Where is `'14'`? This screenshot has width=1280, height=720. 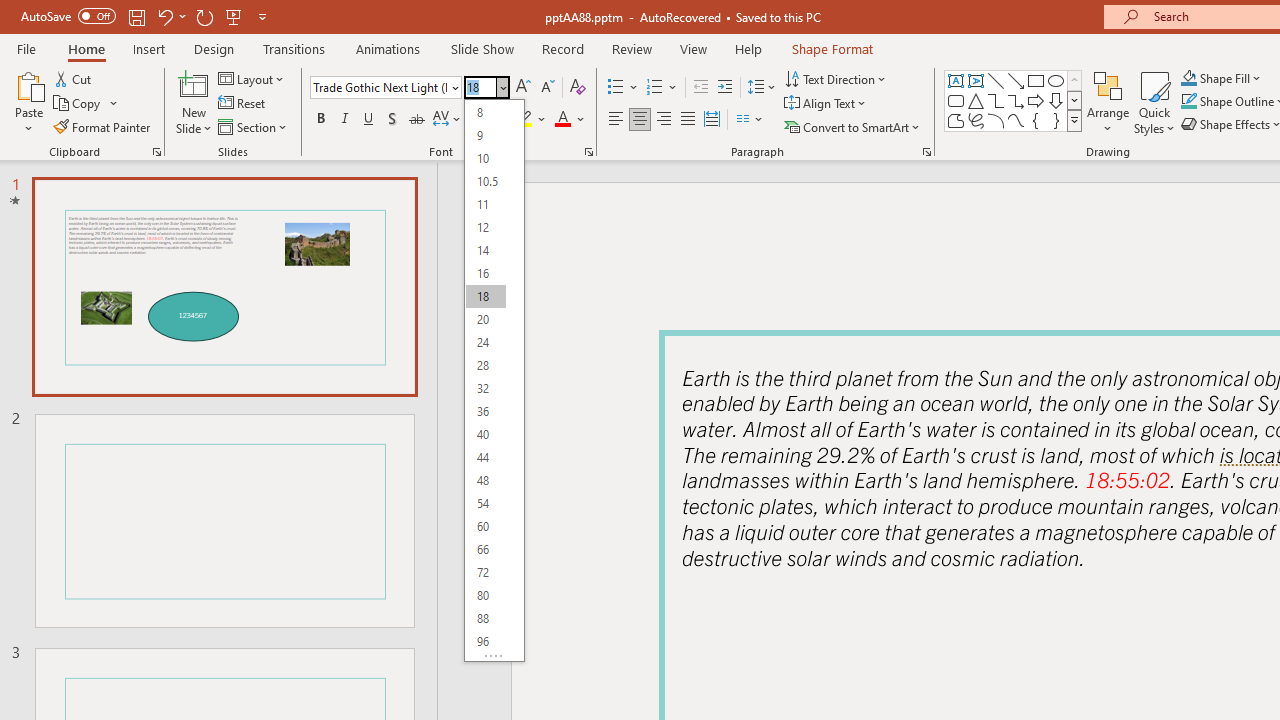 '14' is located at coordinates (485, 249).